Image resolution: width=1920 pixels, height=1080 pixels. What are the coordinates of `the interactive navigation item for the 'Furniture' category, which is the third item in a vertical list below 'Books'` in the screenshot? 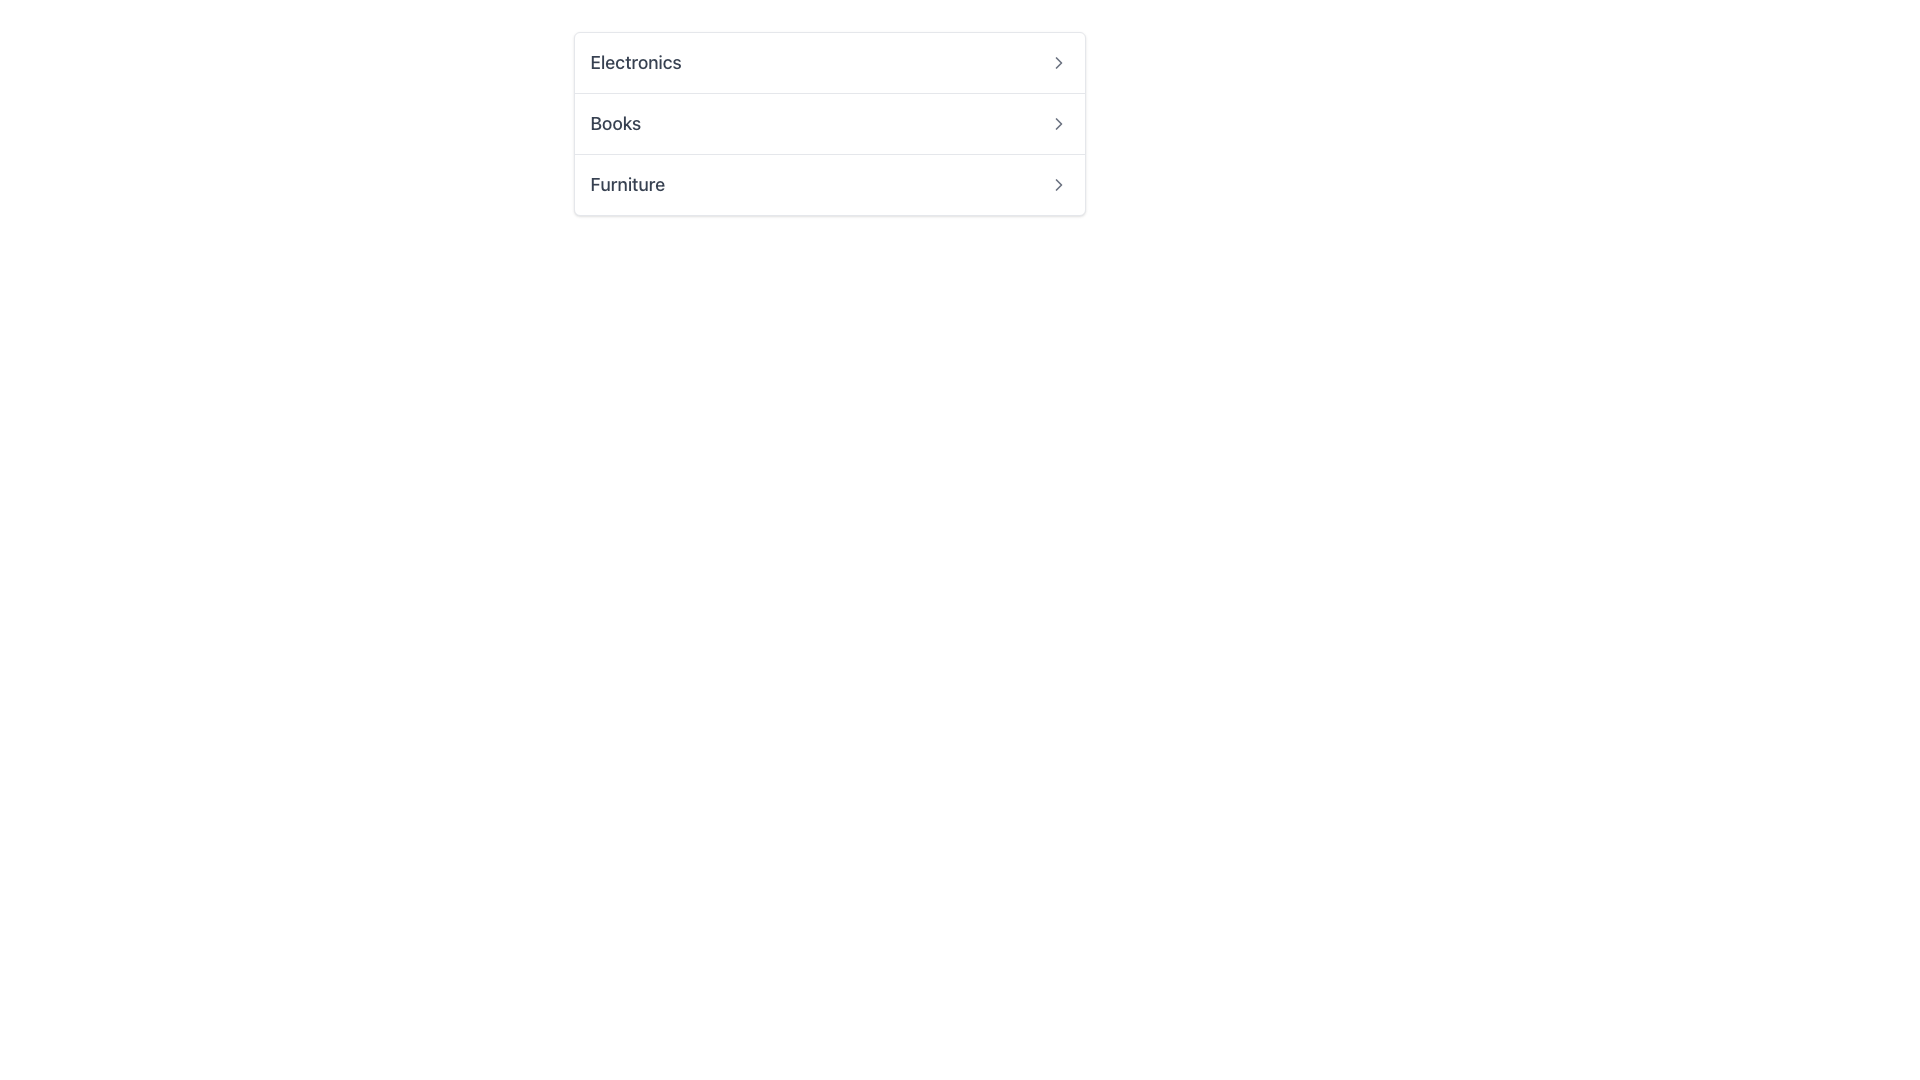 It's located at (829, 184).